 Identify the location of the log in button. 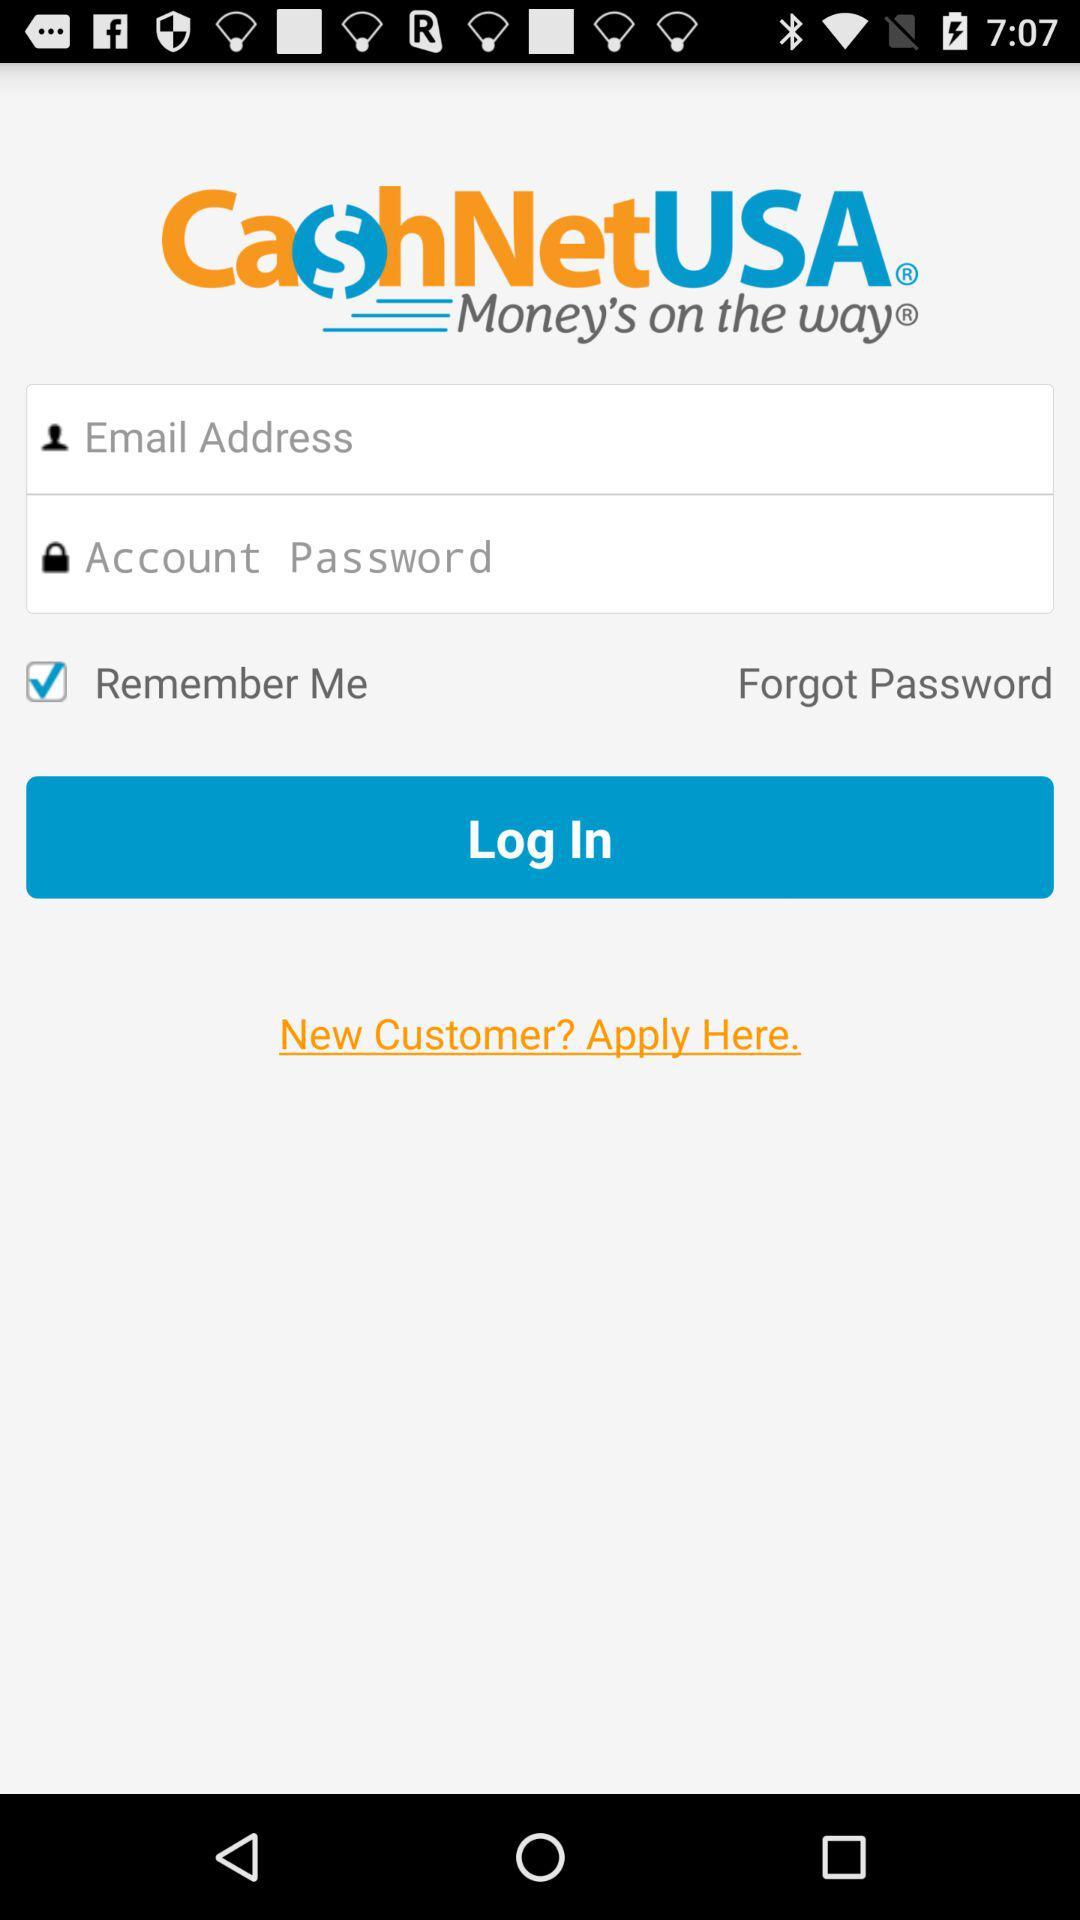
(540, 837).